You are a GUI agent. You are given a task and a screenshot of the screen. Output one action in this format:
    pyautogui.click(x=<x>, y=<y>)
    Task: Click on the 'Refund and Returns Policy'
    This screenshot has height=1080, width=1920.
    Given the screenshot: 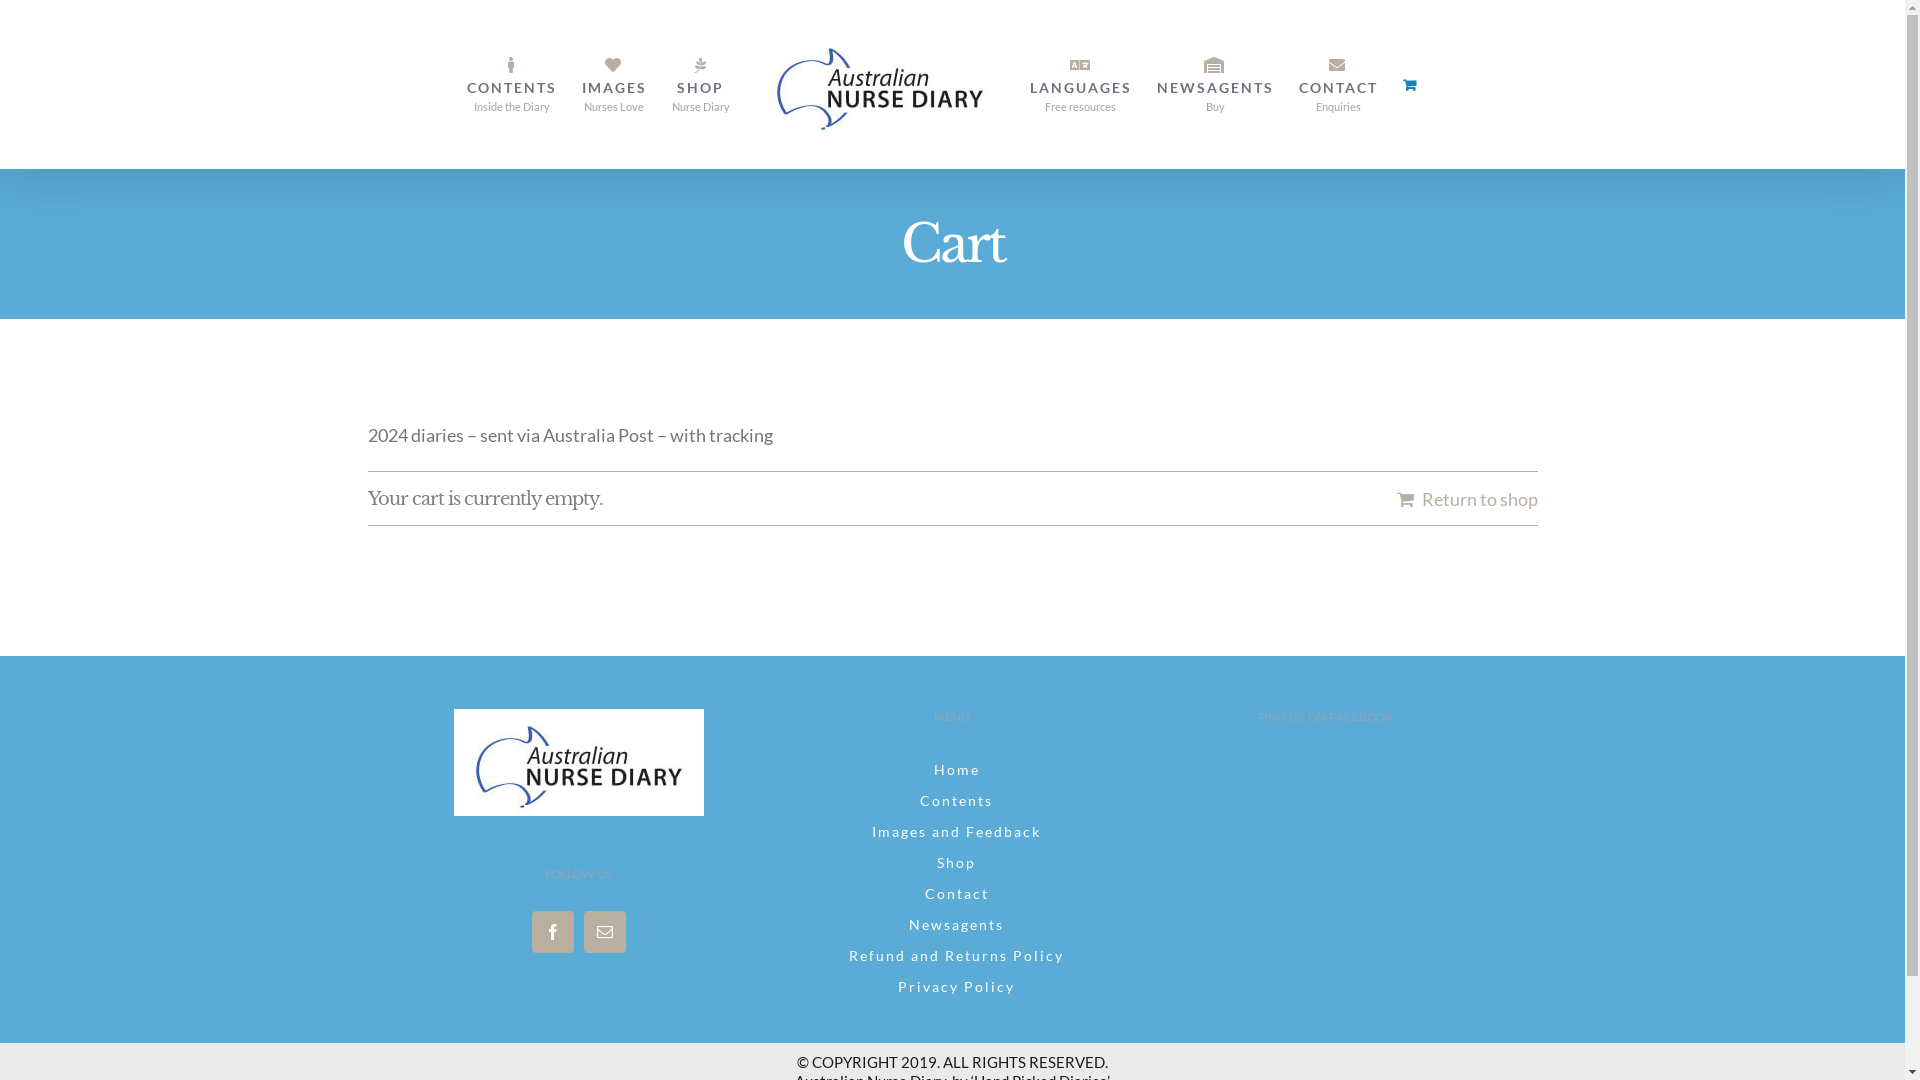 What is the action you would take?
    pyautogui.click(x=950, y=954)
    